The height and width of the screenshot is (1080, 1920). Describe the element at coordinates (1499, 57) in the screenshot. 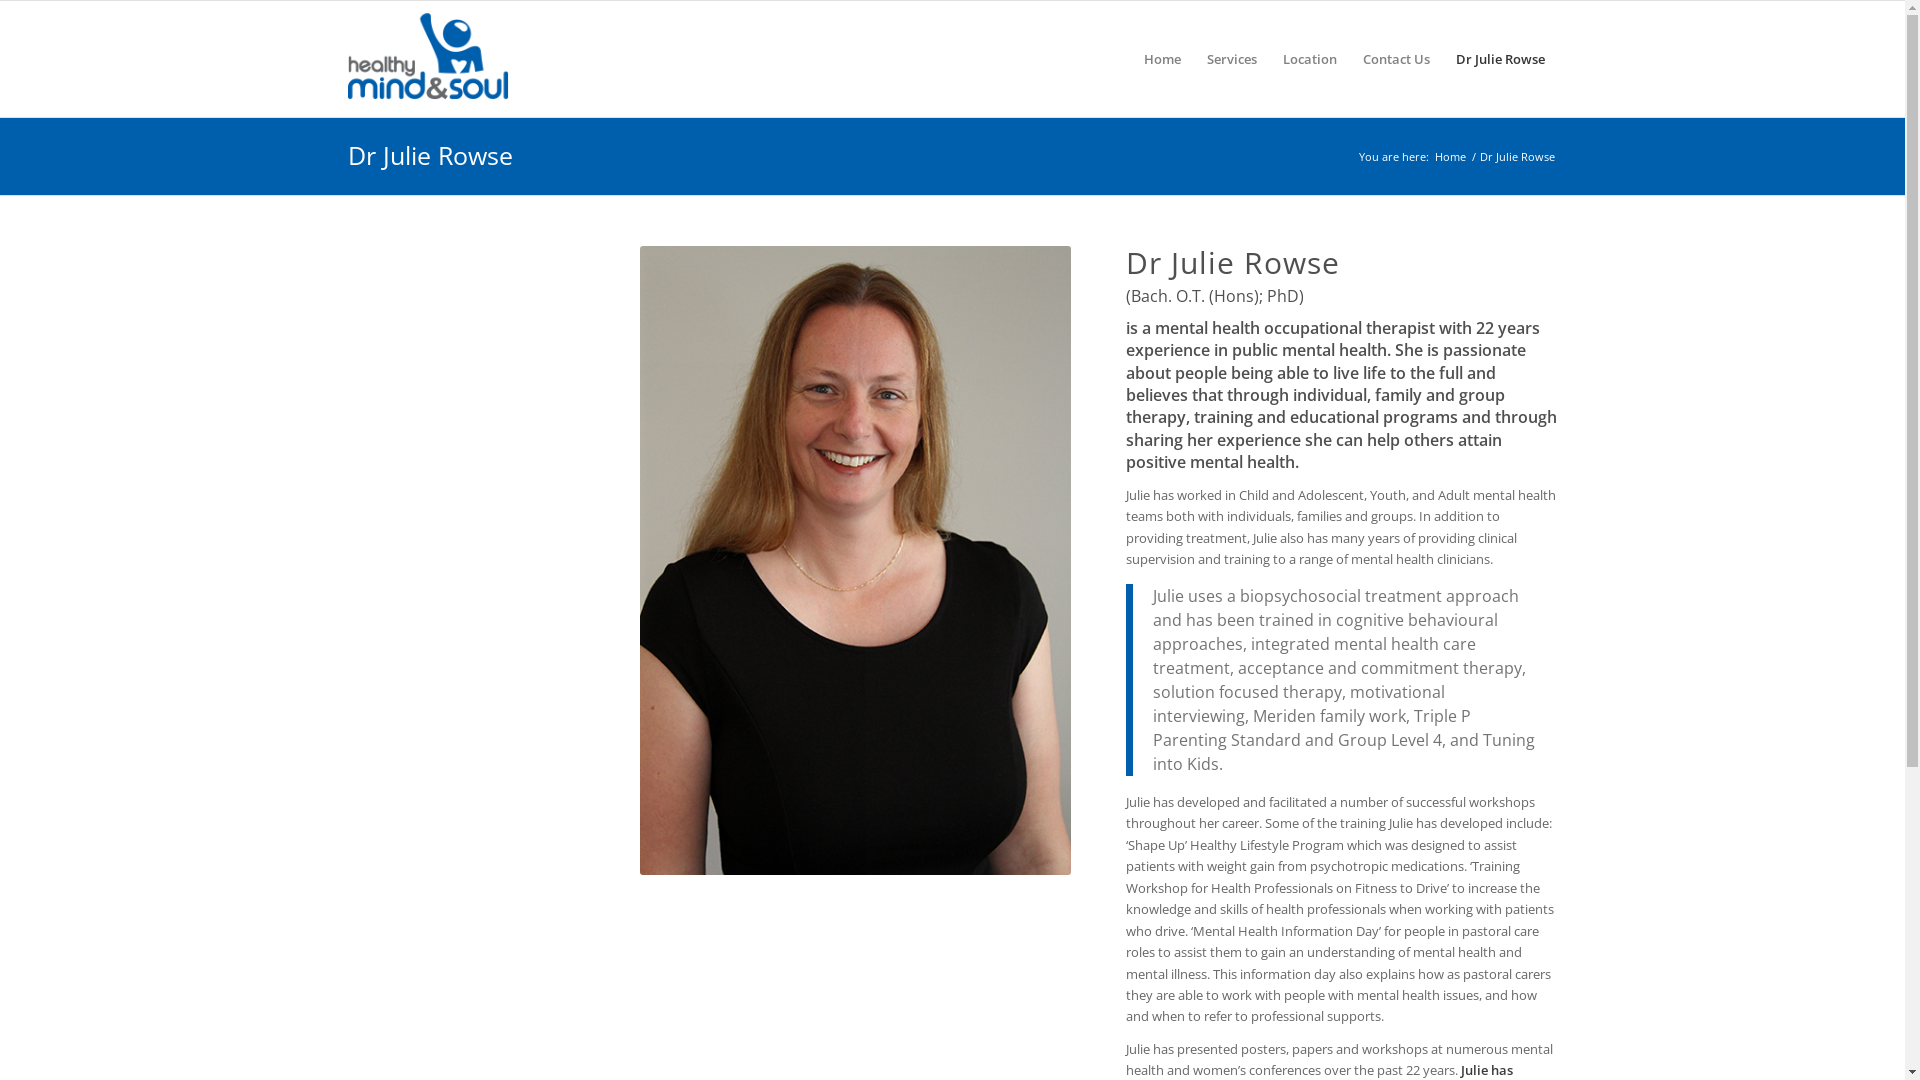

I see `'Dr Julie Rowse'` at that location.